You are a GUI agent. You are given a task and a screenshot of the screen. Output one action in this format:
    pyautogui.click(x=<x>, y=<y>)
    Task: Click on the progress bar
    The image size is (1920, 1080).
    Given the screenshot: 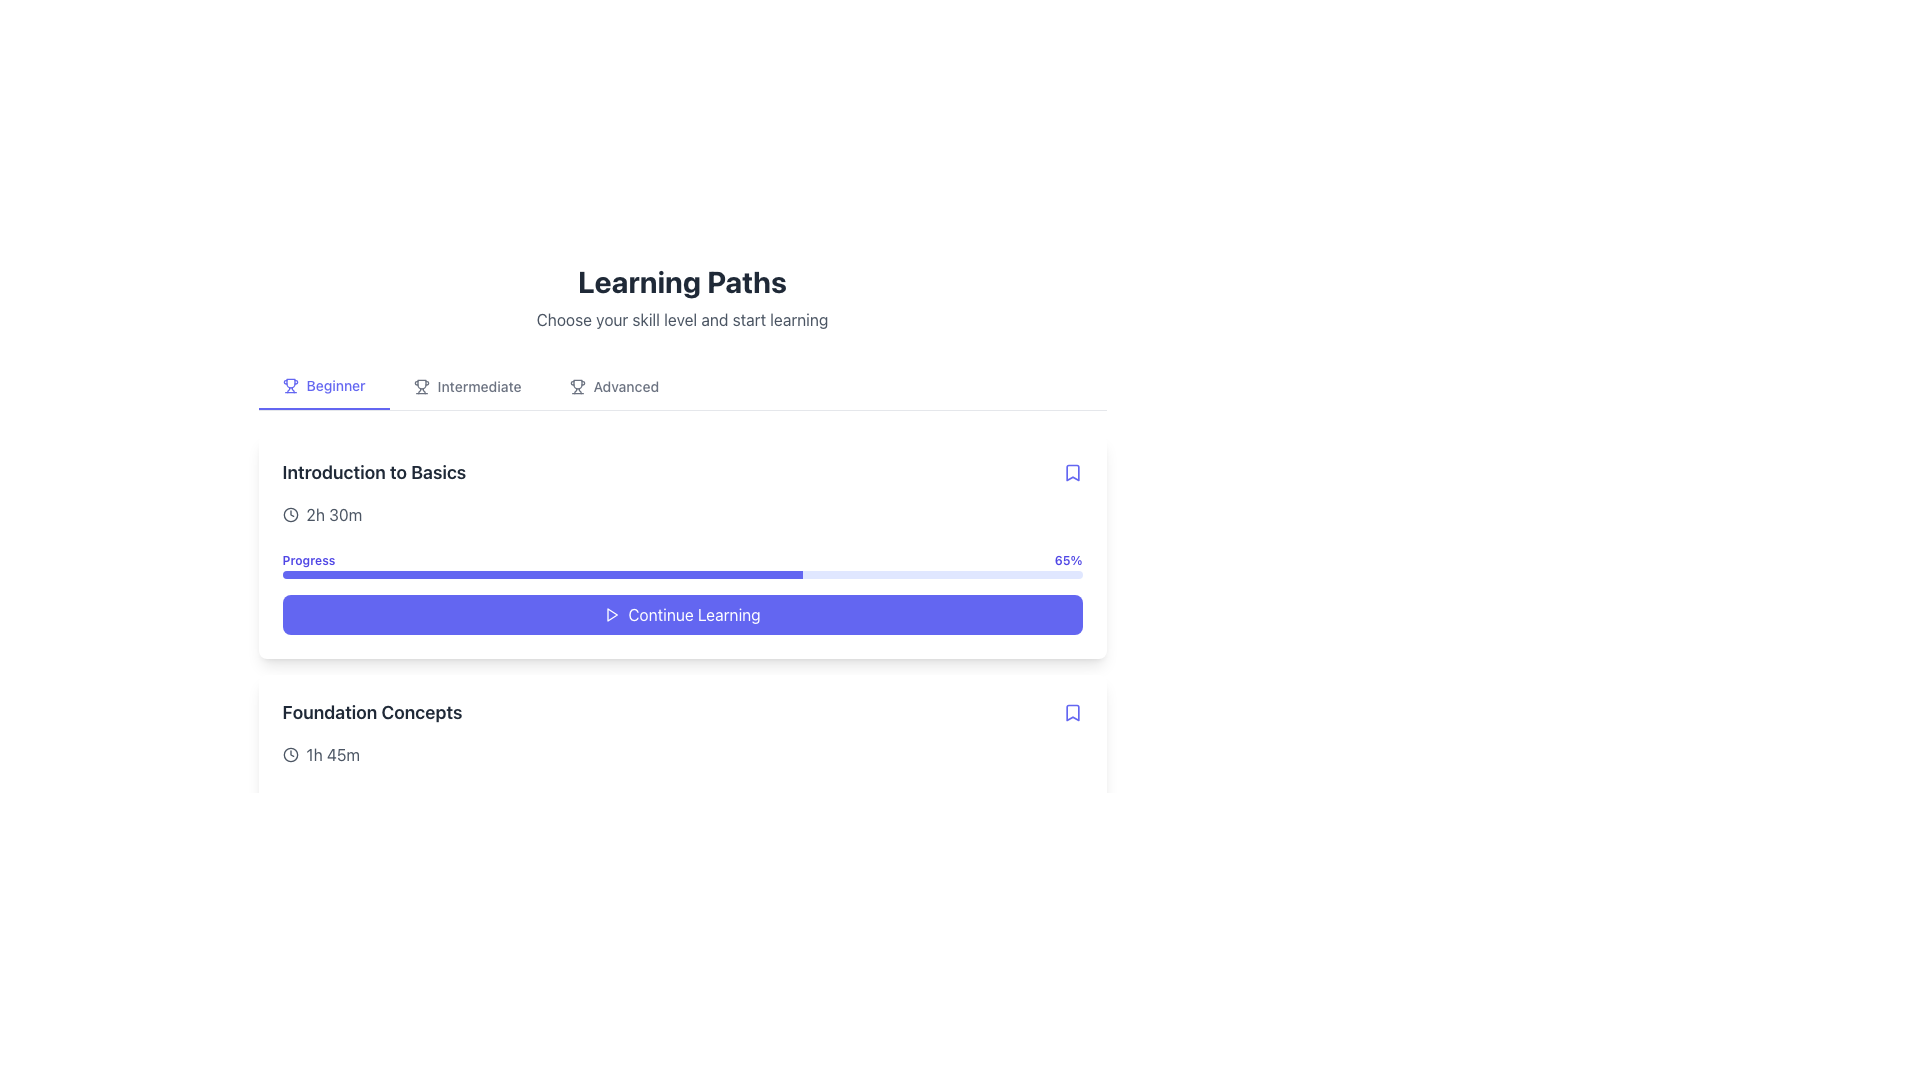 What is the action you would take?
    pyautogui.click(x=281, y=574)
    